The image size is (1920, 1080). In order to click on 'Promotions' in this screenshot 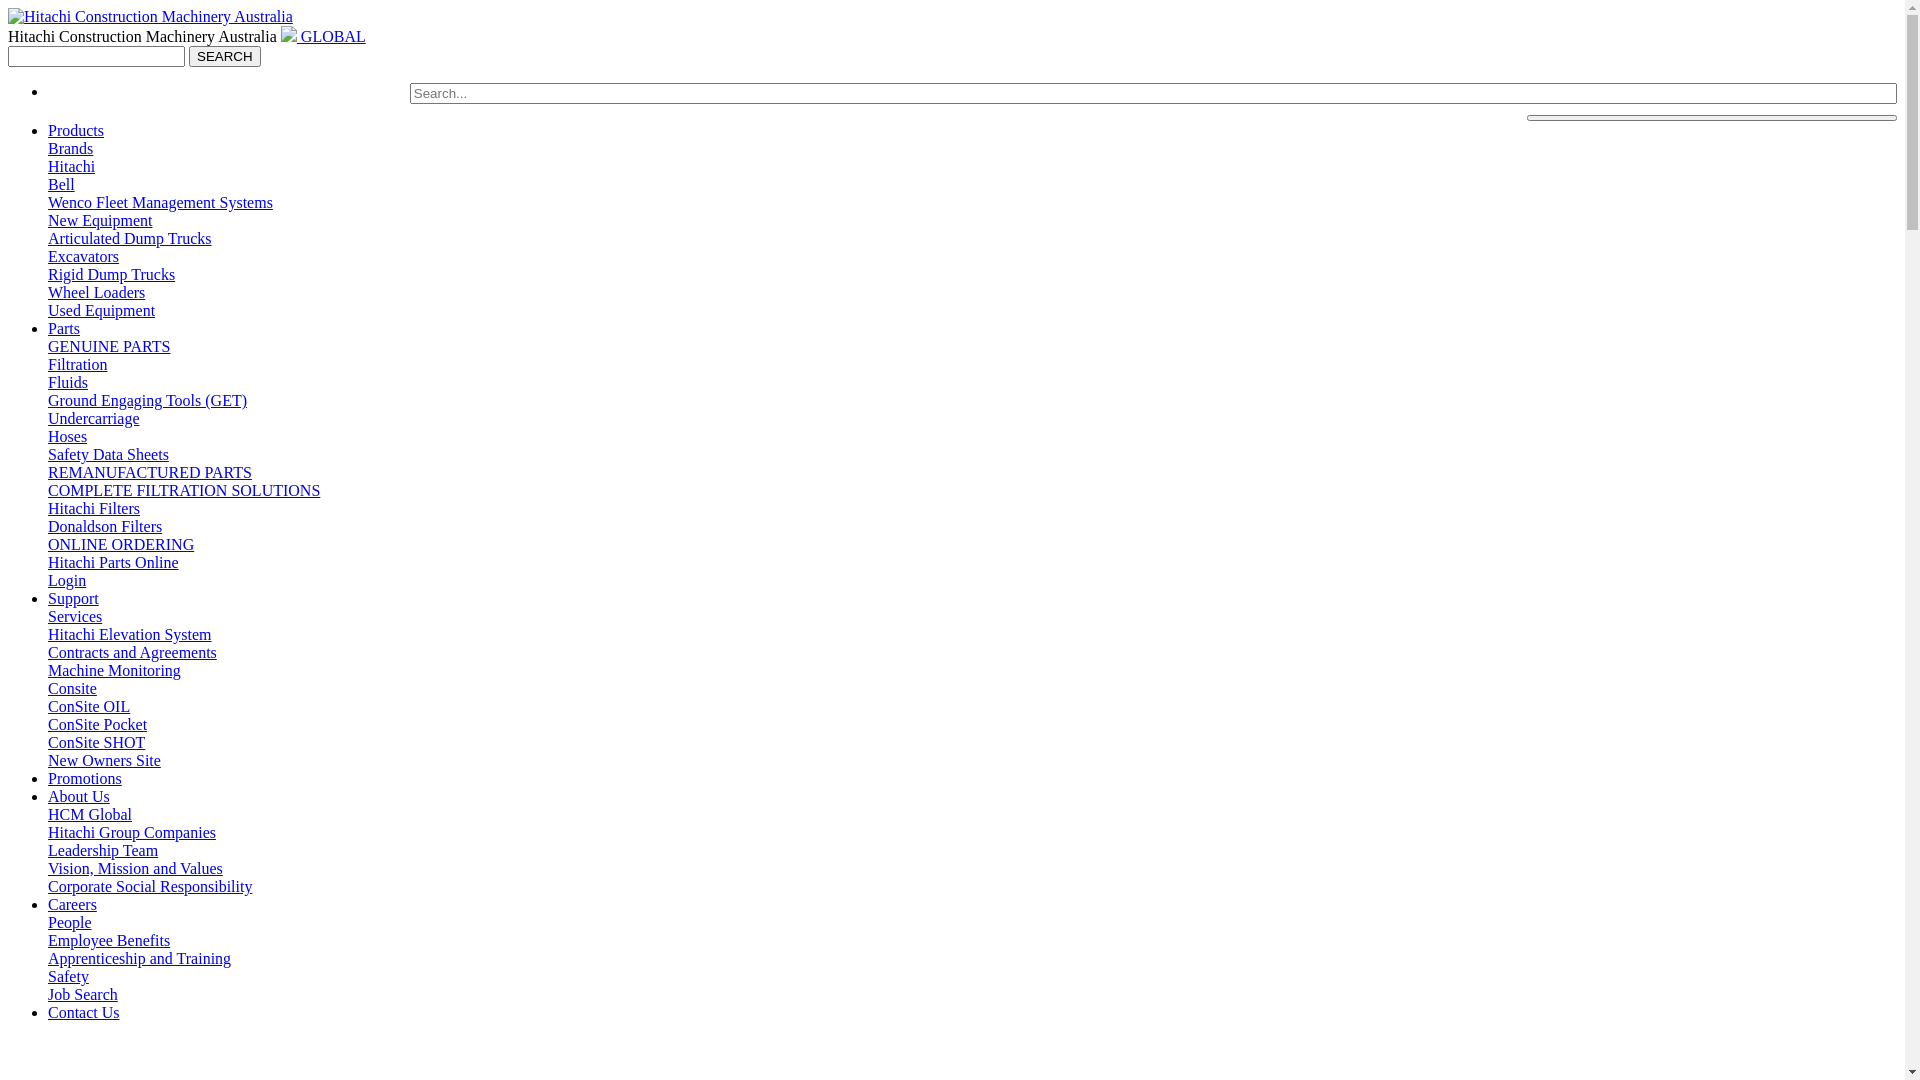, I will do `click(84, 777)`.